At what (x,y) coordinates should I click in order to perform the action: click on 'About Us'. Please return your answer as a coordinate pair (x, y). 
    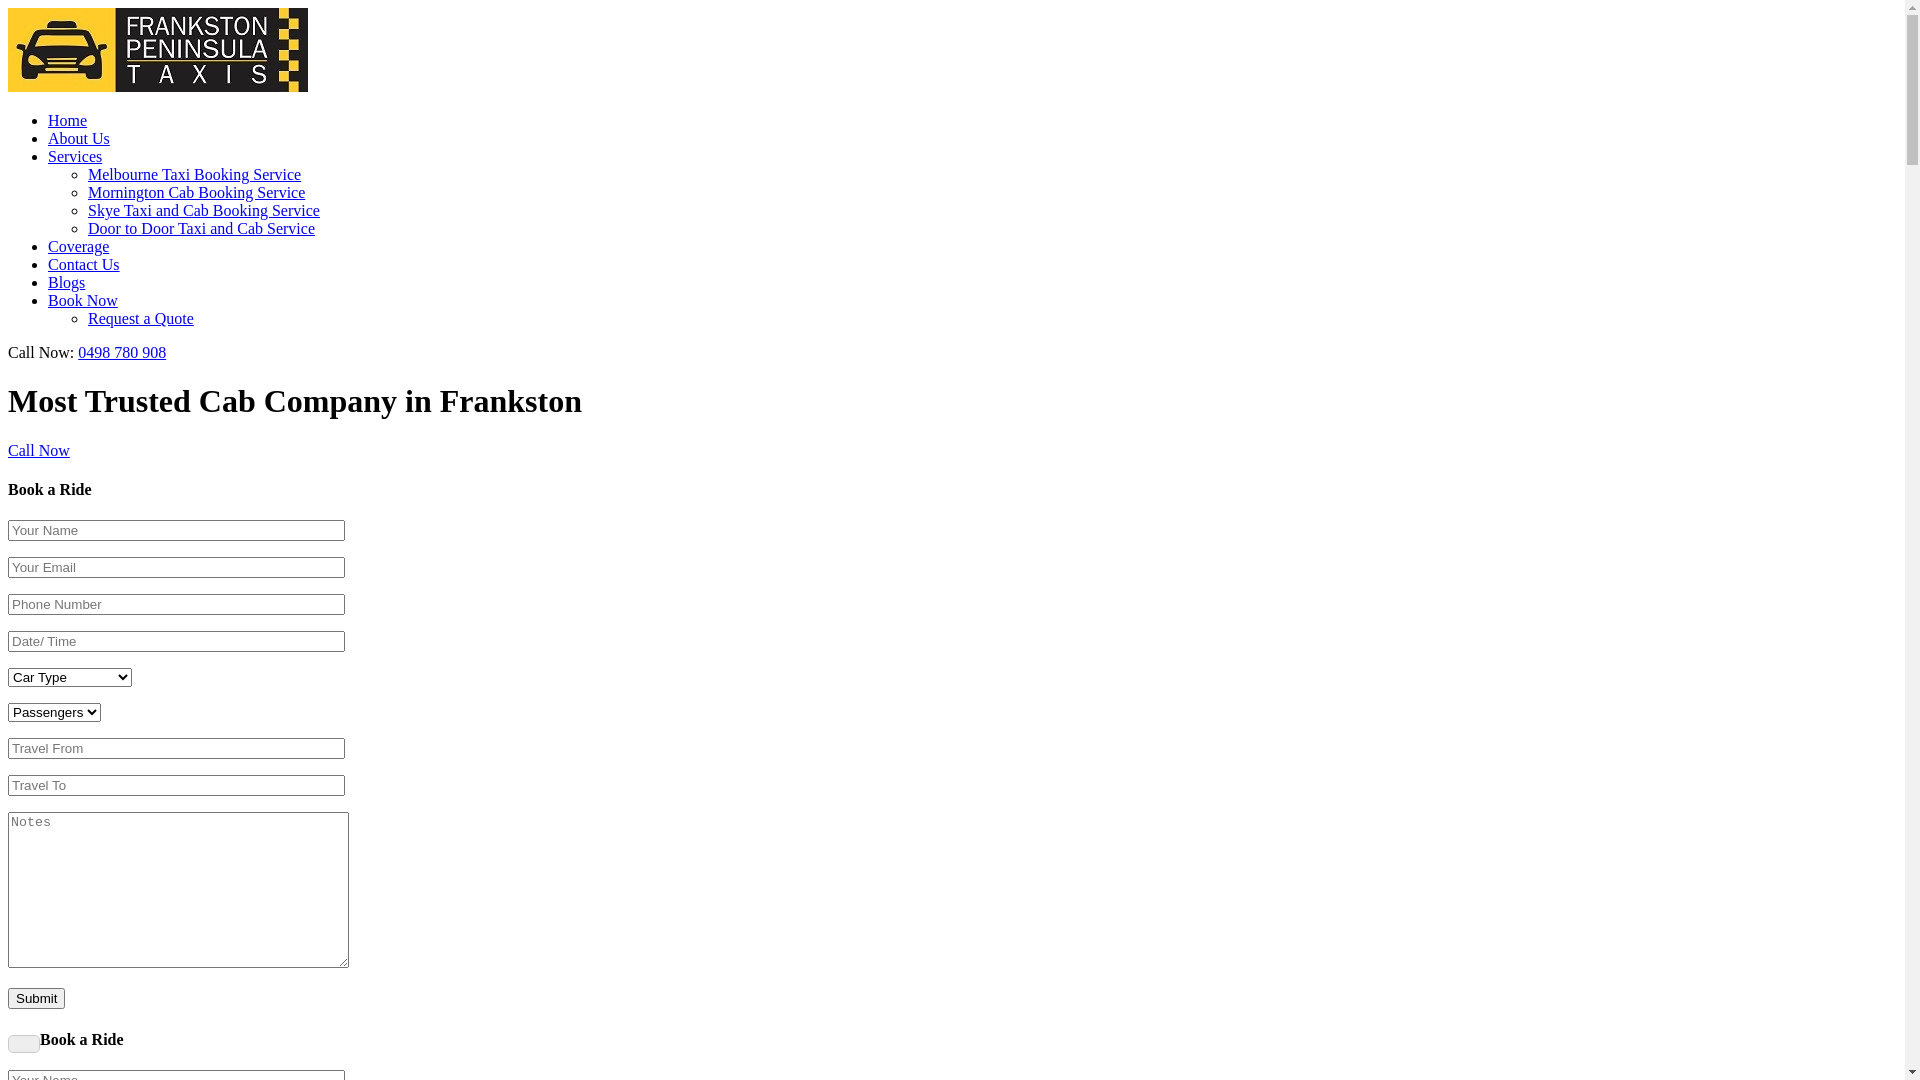
    Looking at the image, I should click on (78, 137).